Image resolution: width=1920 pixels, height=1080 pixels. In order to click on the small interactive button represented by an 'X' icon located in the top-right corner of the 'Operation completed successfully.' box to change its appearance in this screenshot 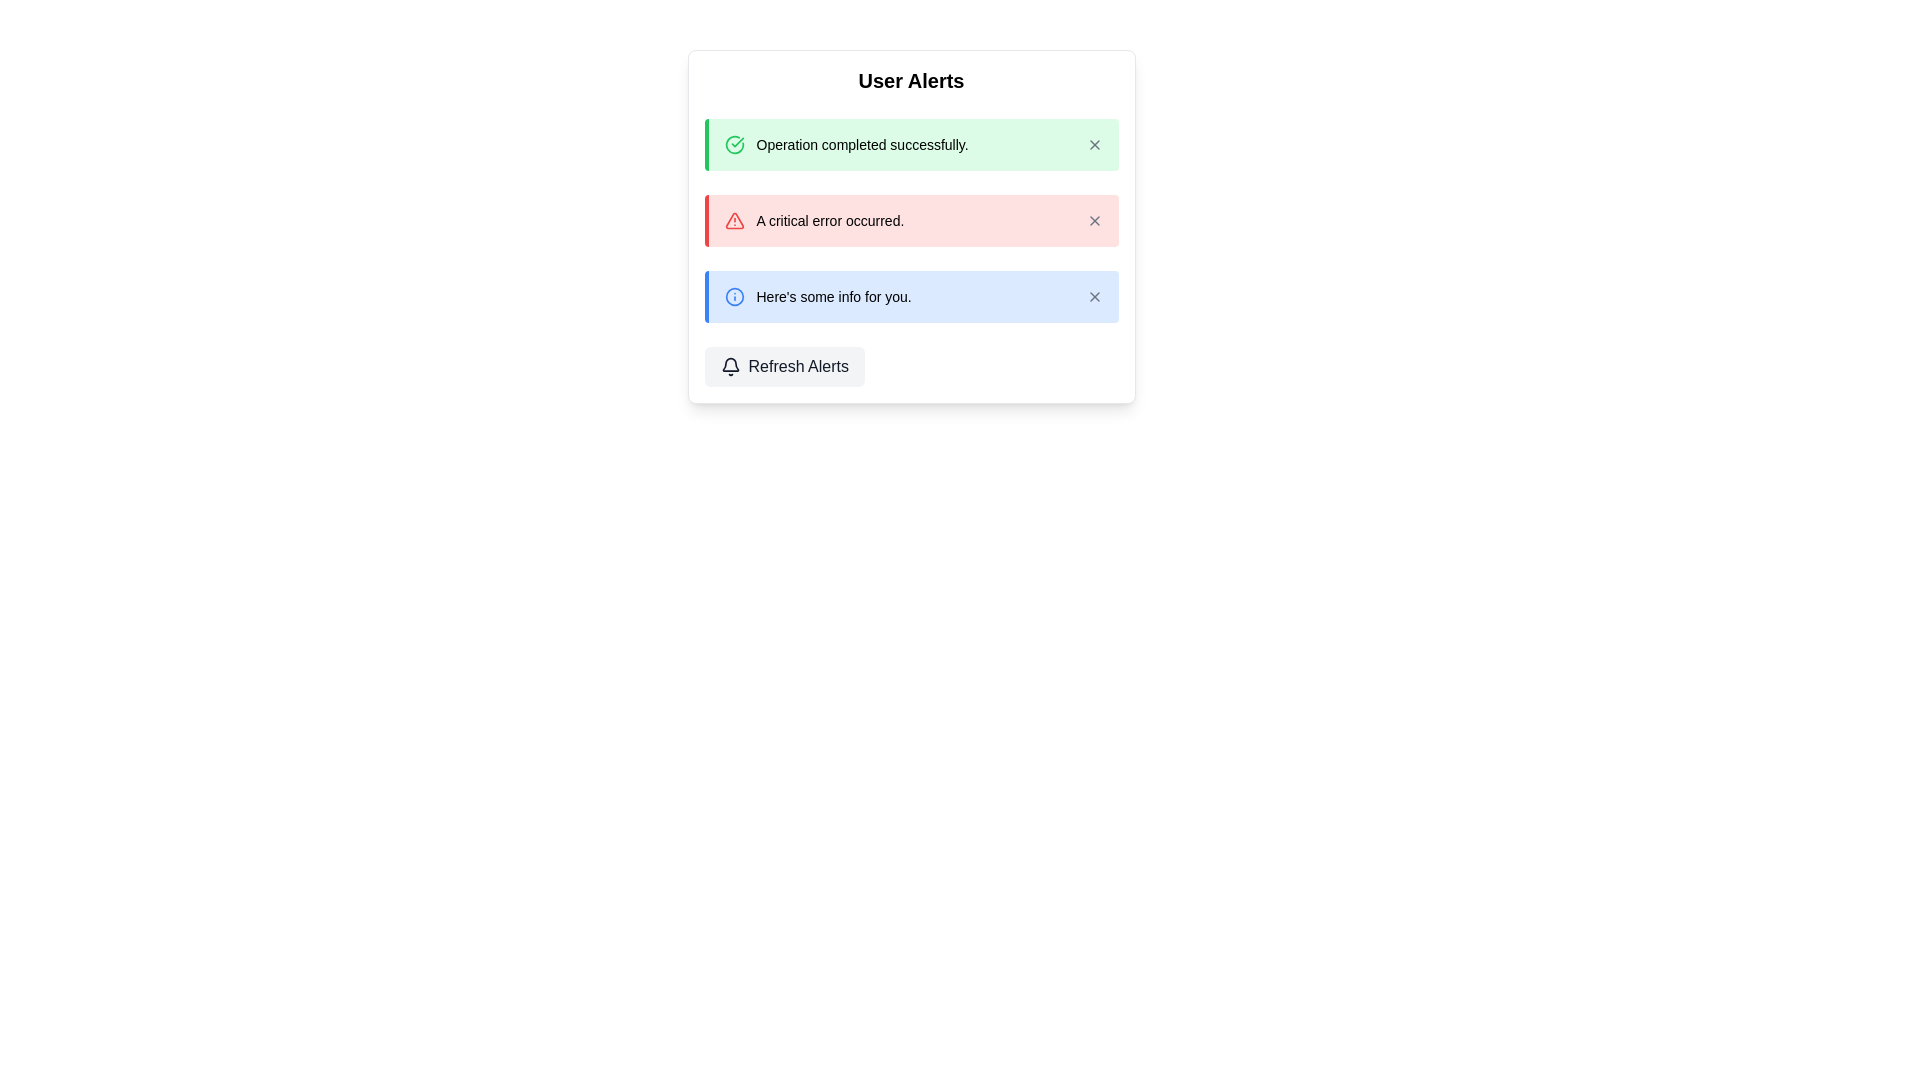, I will do `click(1093, 144)`.